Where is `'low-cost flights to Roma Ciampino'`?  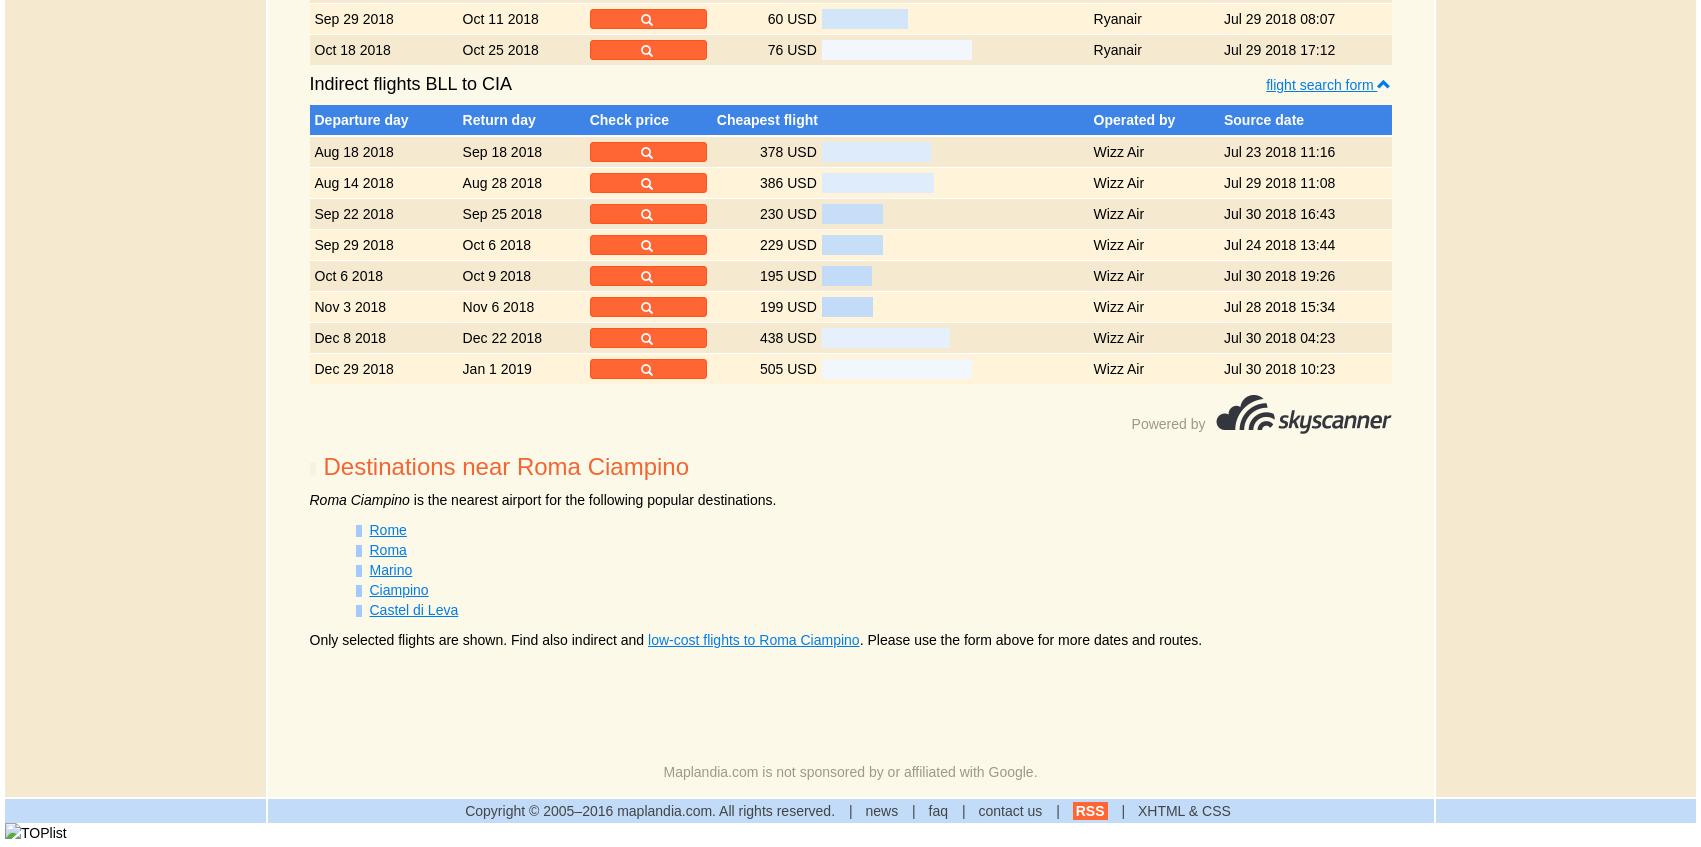 'low-cost flights to Roma Ciampino' is located at coordinates (753, 638).